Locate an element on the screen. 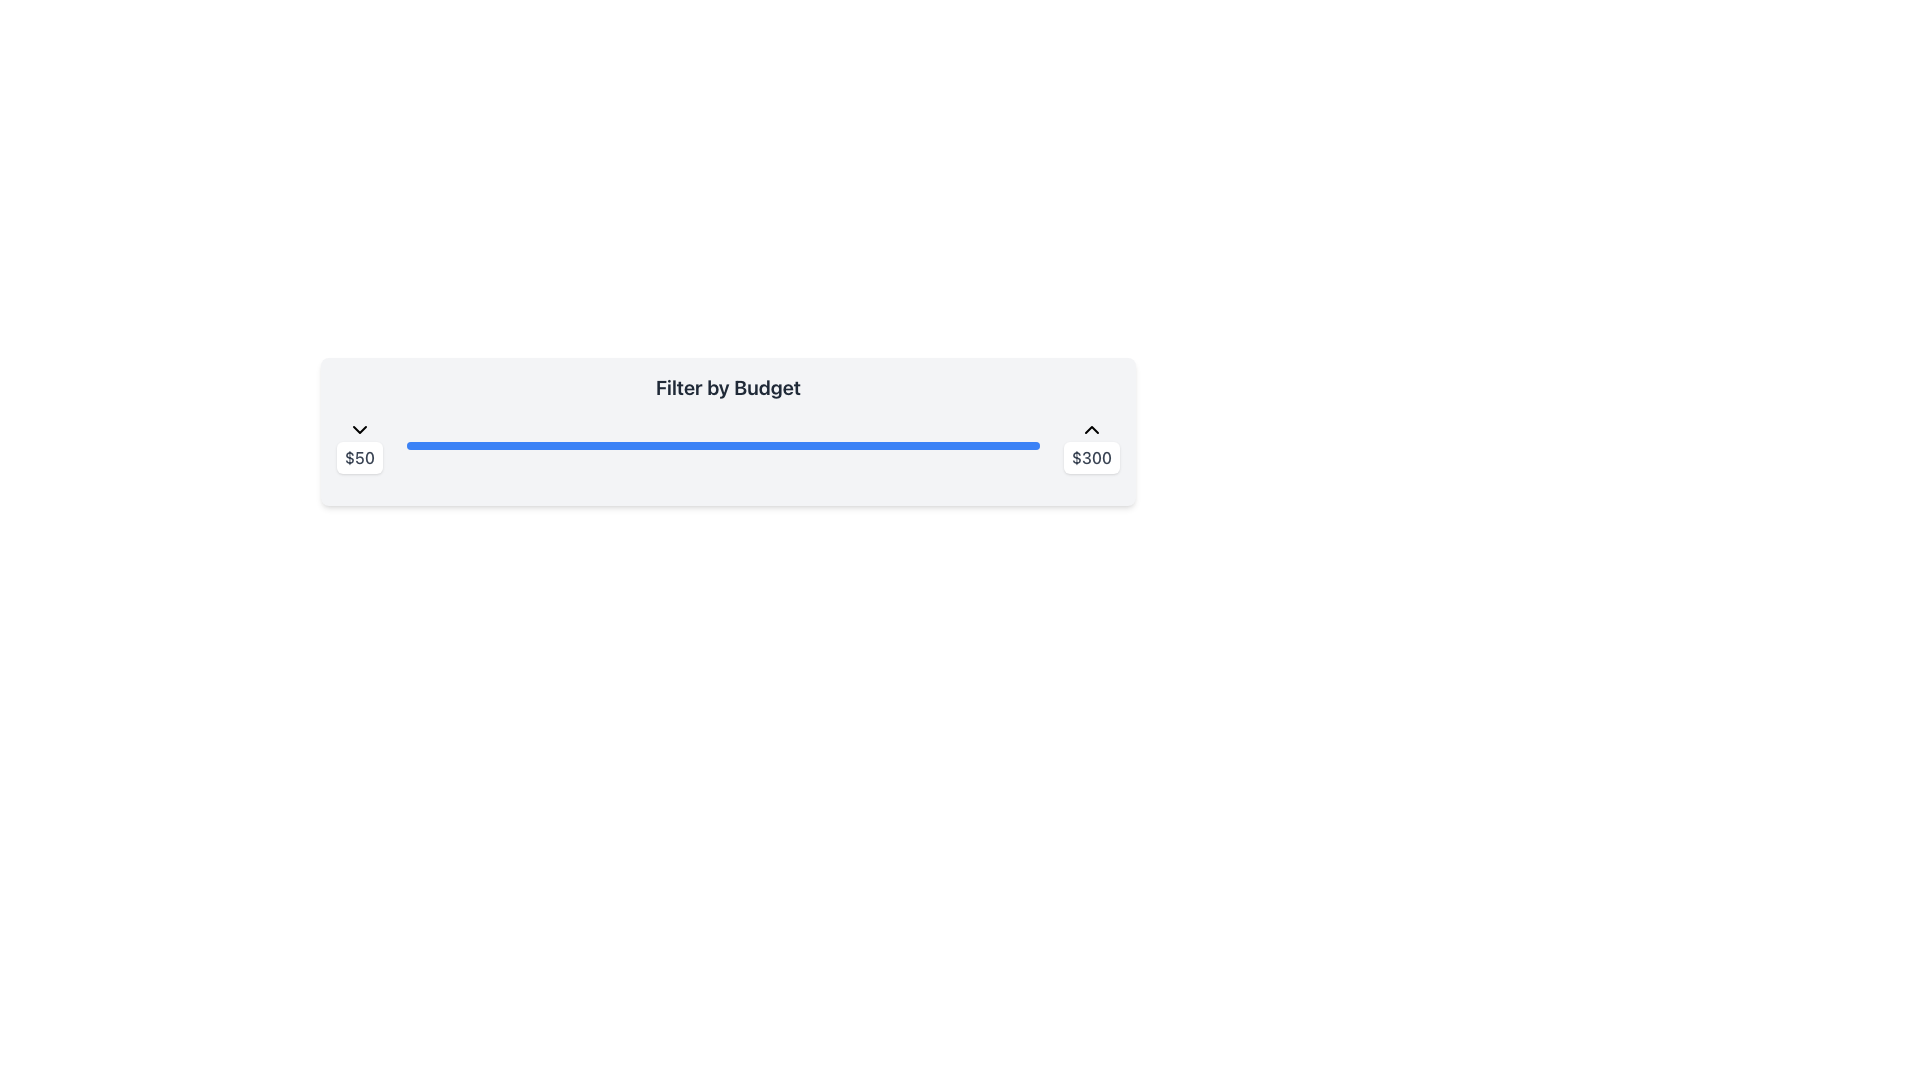 Image resolution: width=1920 pixels, height=1080 pixels. the budget filter is located at coordinates (698, 445).